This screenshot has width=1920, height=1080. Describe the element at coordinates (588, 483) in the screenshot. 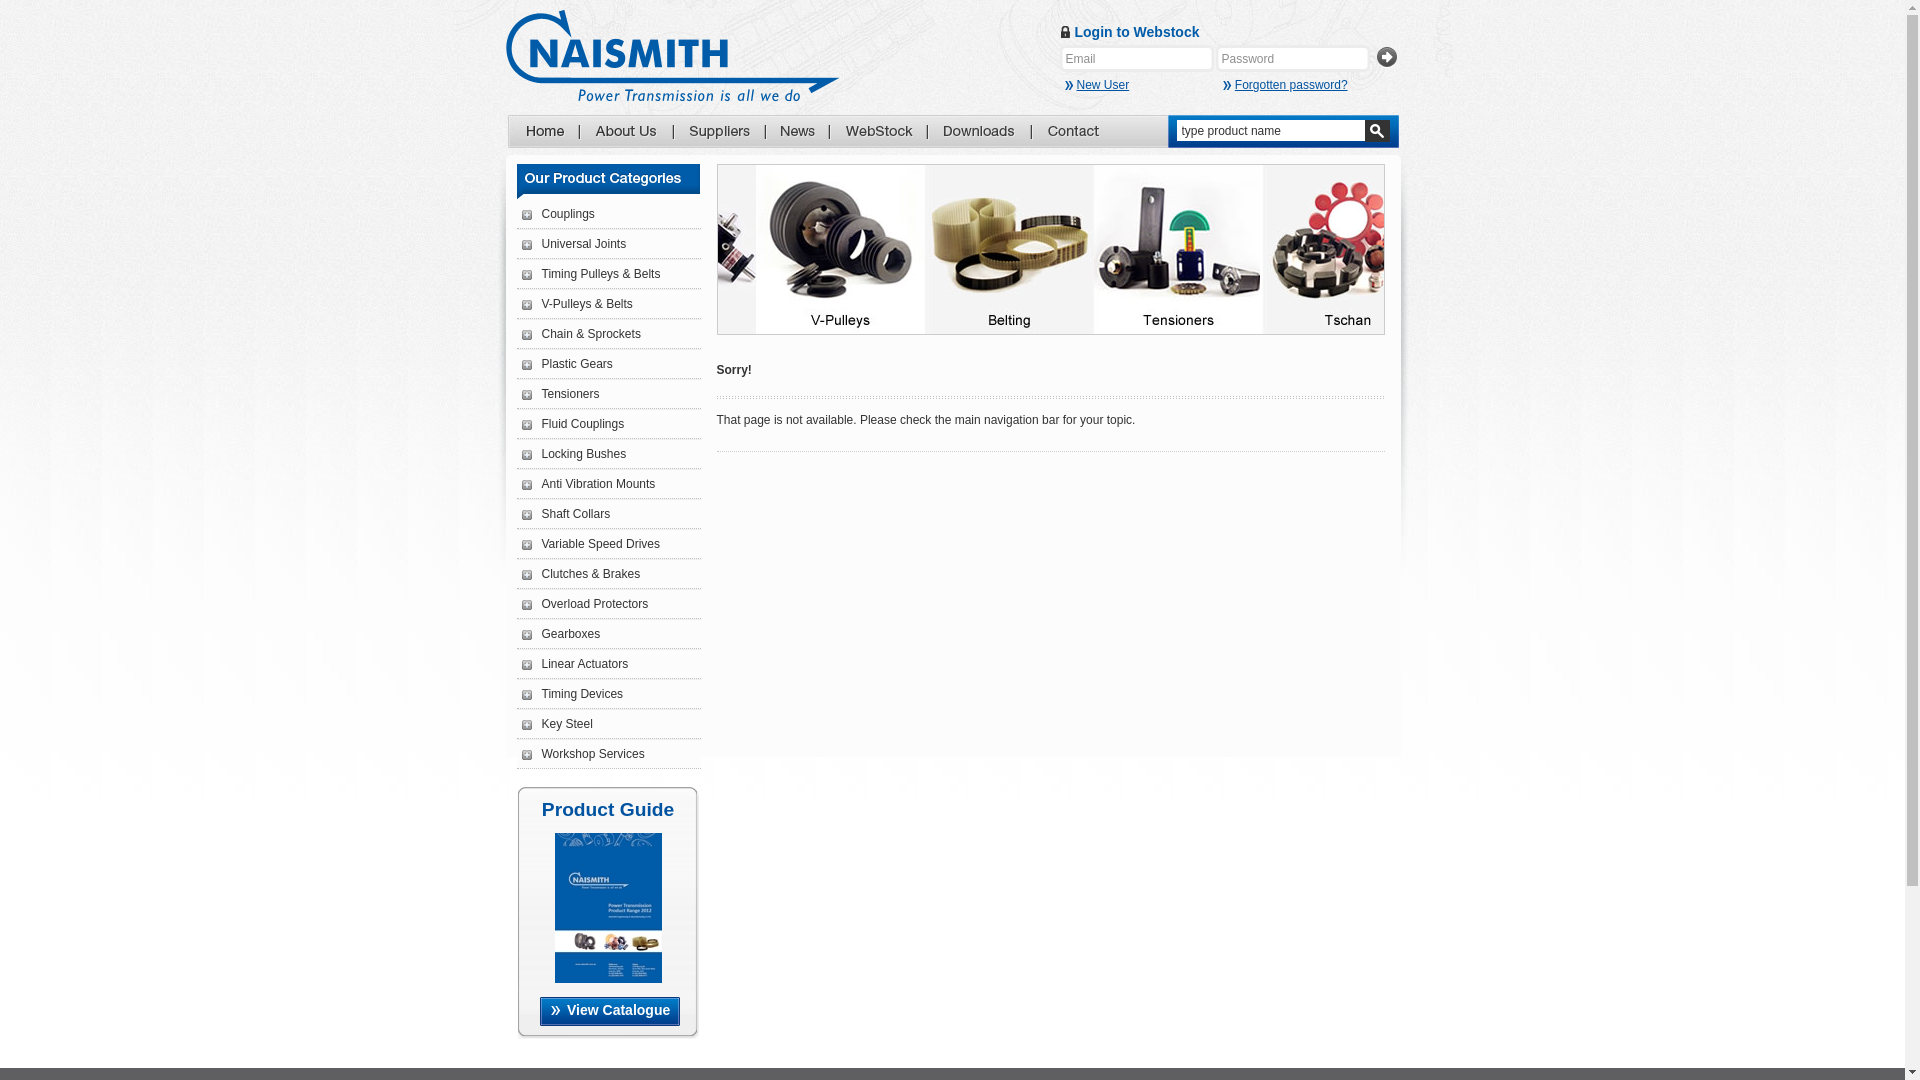

I see `'Anti Vibration Mounts'` at that location.